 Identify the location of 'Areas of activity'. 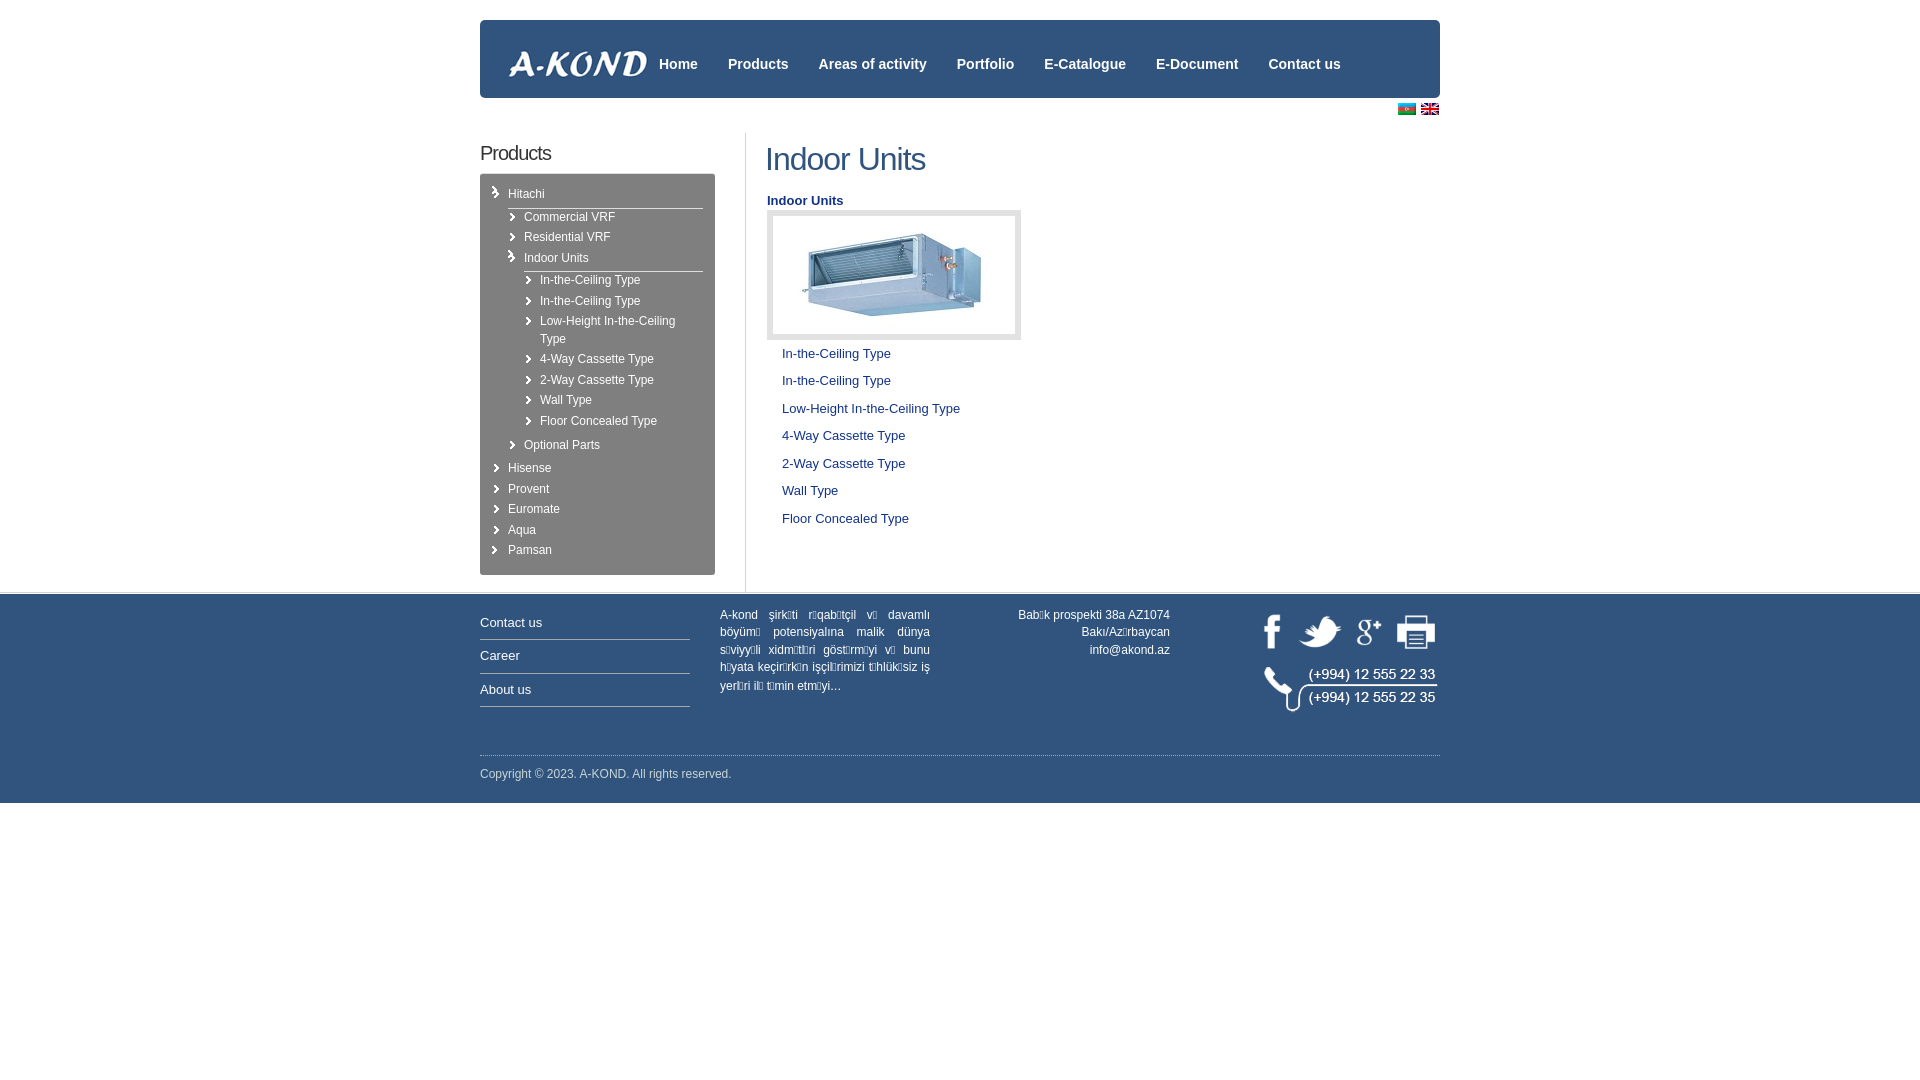
(804, 45).